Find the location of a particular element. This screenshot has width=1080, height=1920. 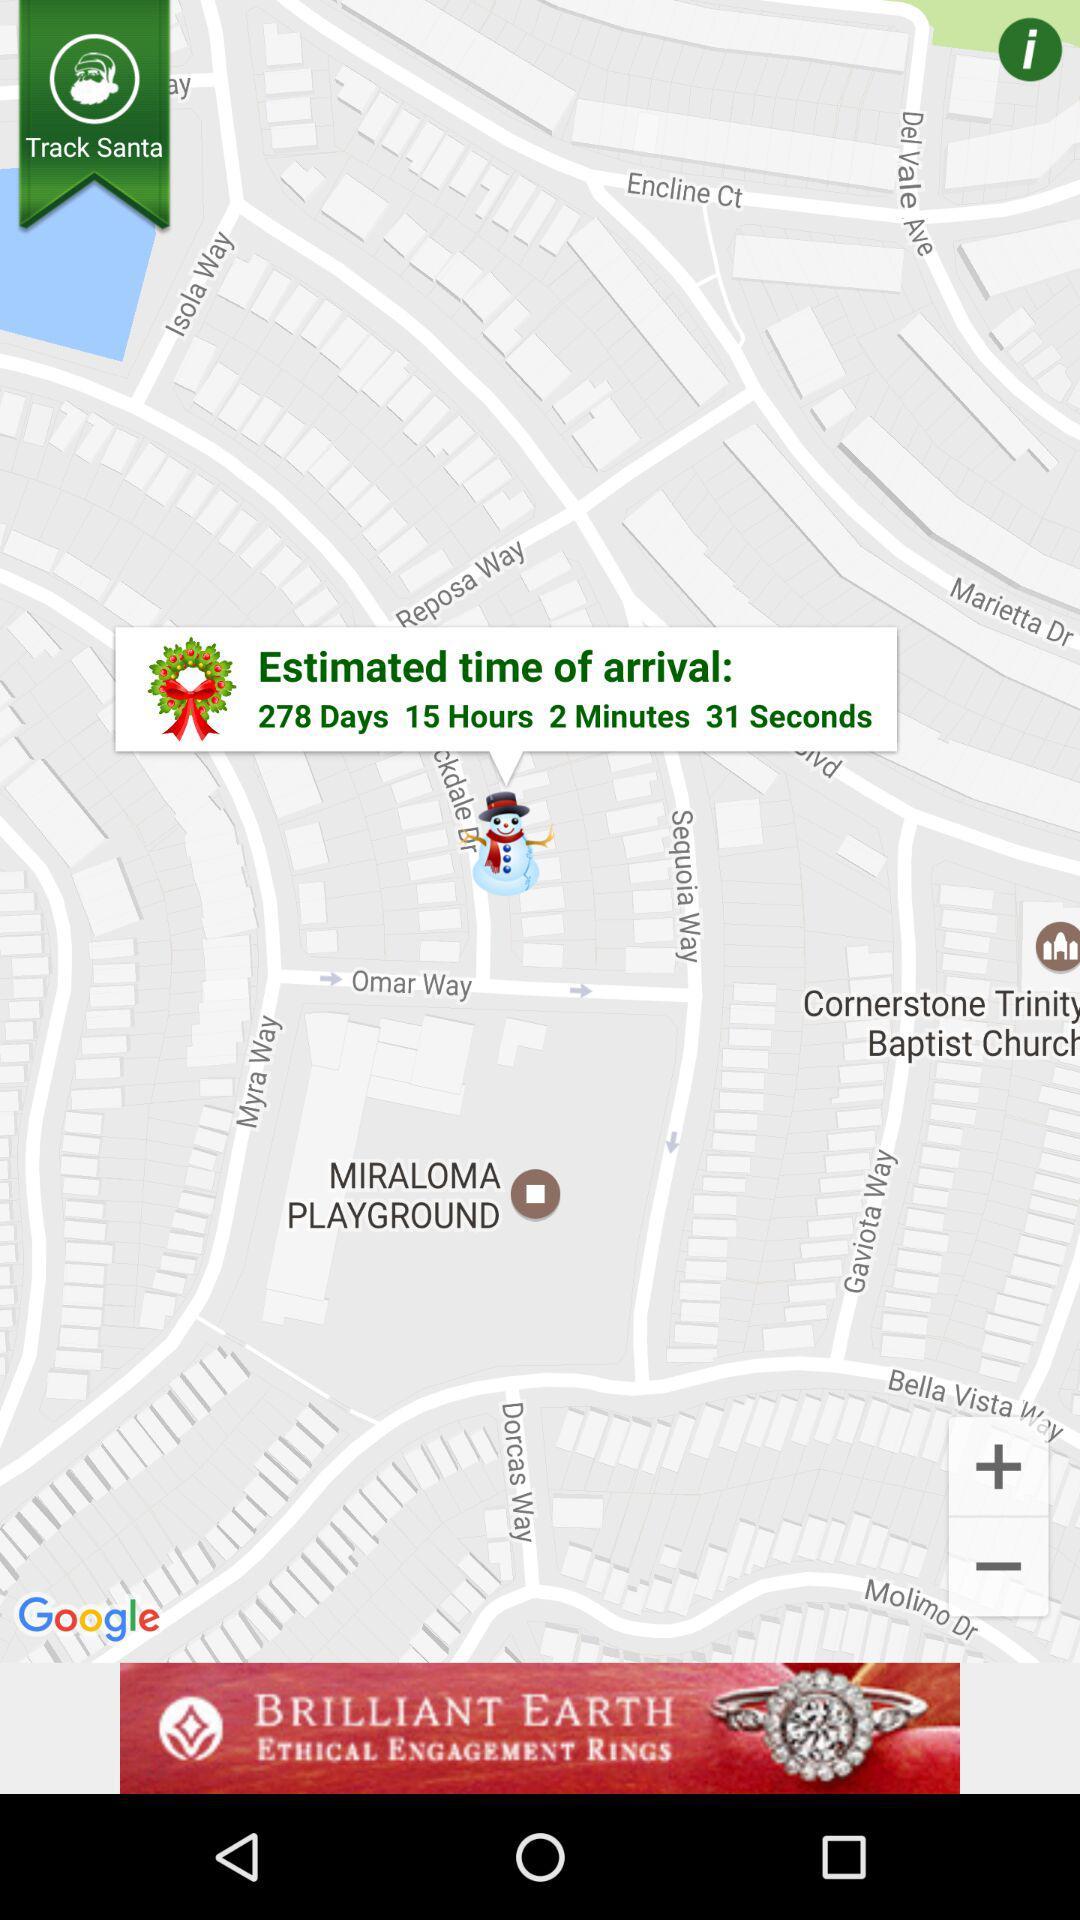

advertisement link is located at coordinates (540, 1727).